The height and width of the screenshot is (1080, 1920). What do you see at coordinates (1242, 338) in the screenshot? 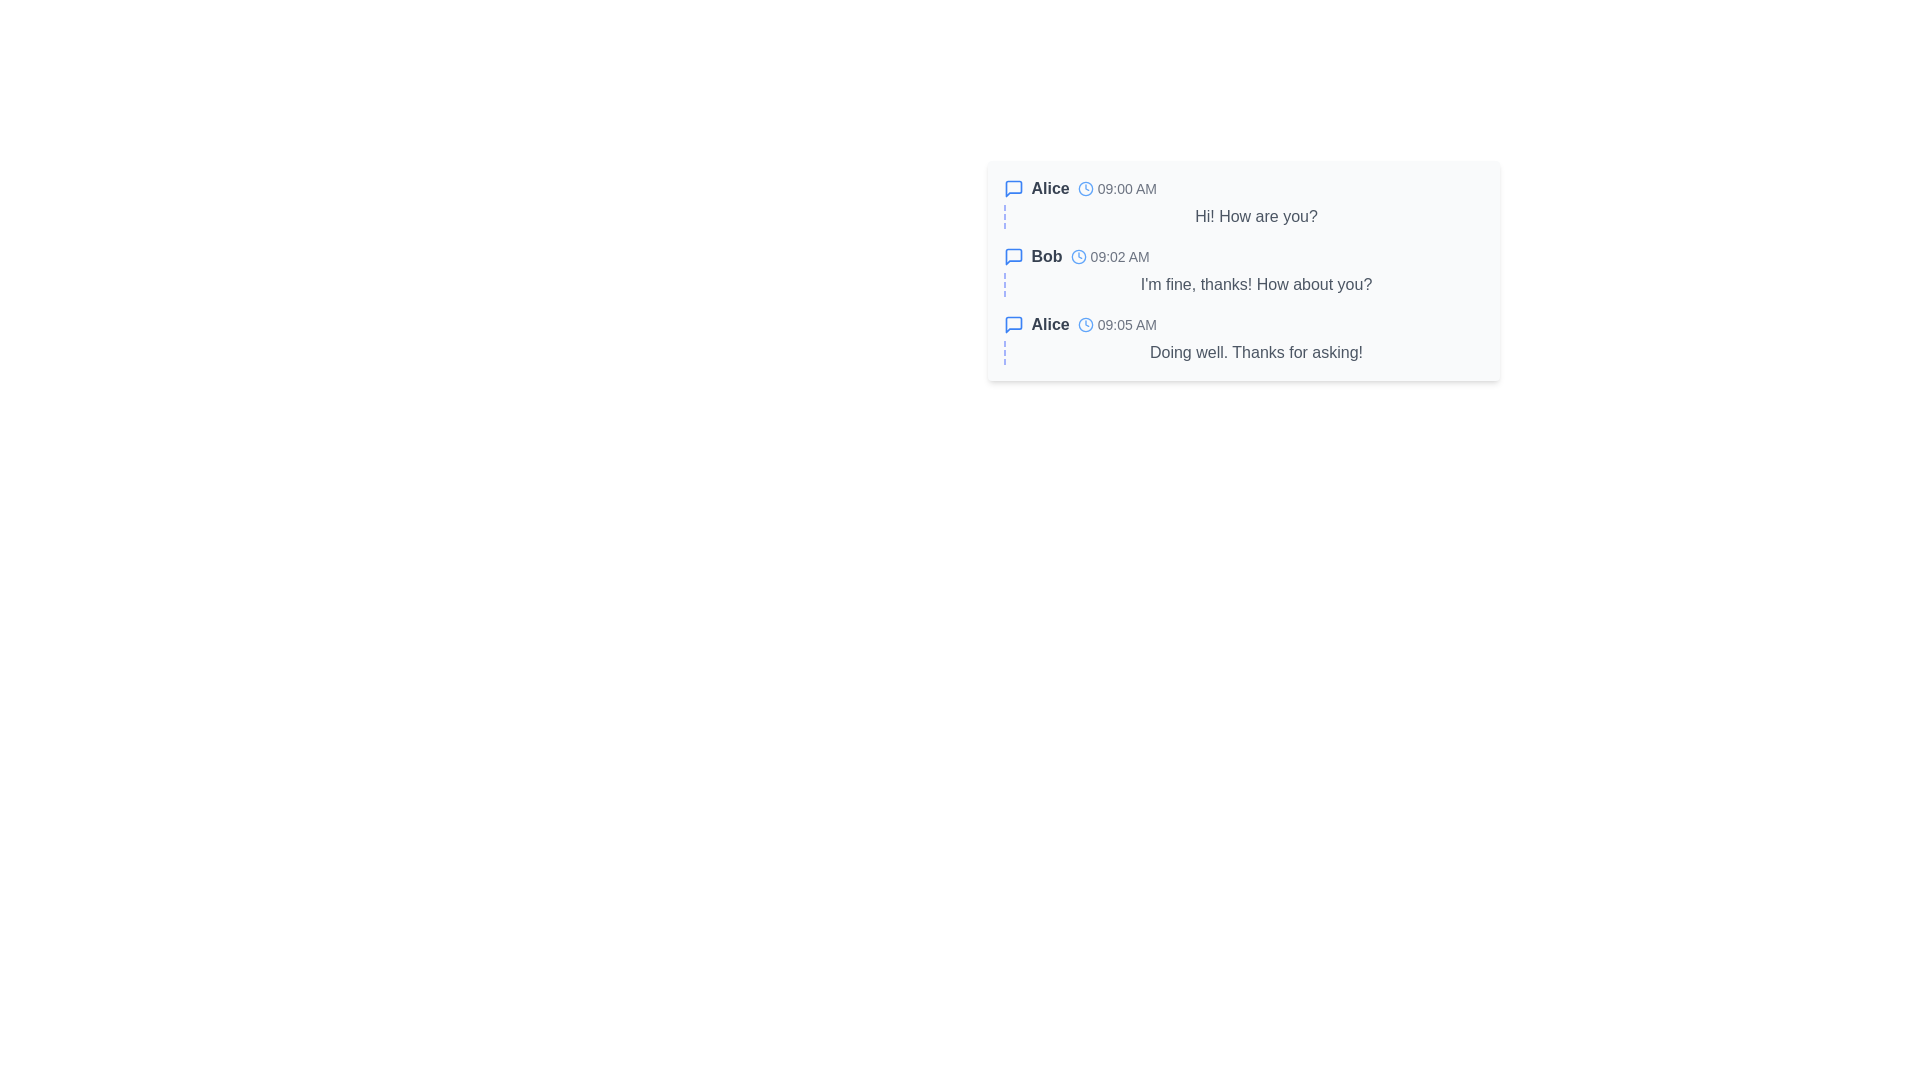
I see `the chat message entry from 'Alice' containing the timestamp '09:05 AM' and the message 'Doing well. Thanks for asking!' to interact with it` at bounding box center [1242, 338].